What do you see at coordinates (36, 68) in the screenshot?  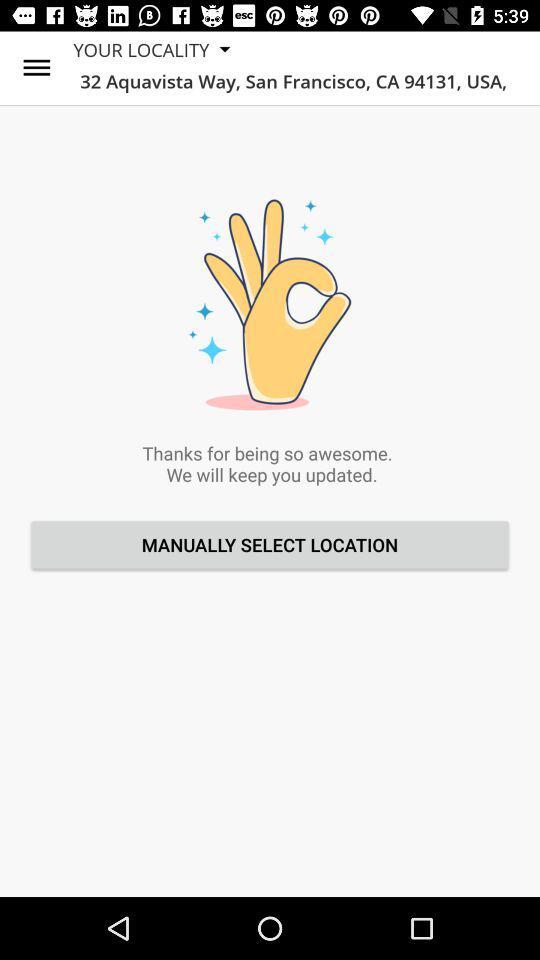 I see `icon to the left of your locality icon` at bounding box center [36, 68].